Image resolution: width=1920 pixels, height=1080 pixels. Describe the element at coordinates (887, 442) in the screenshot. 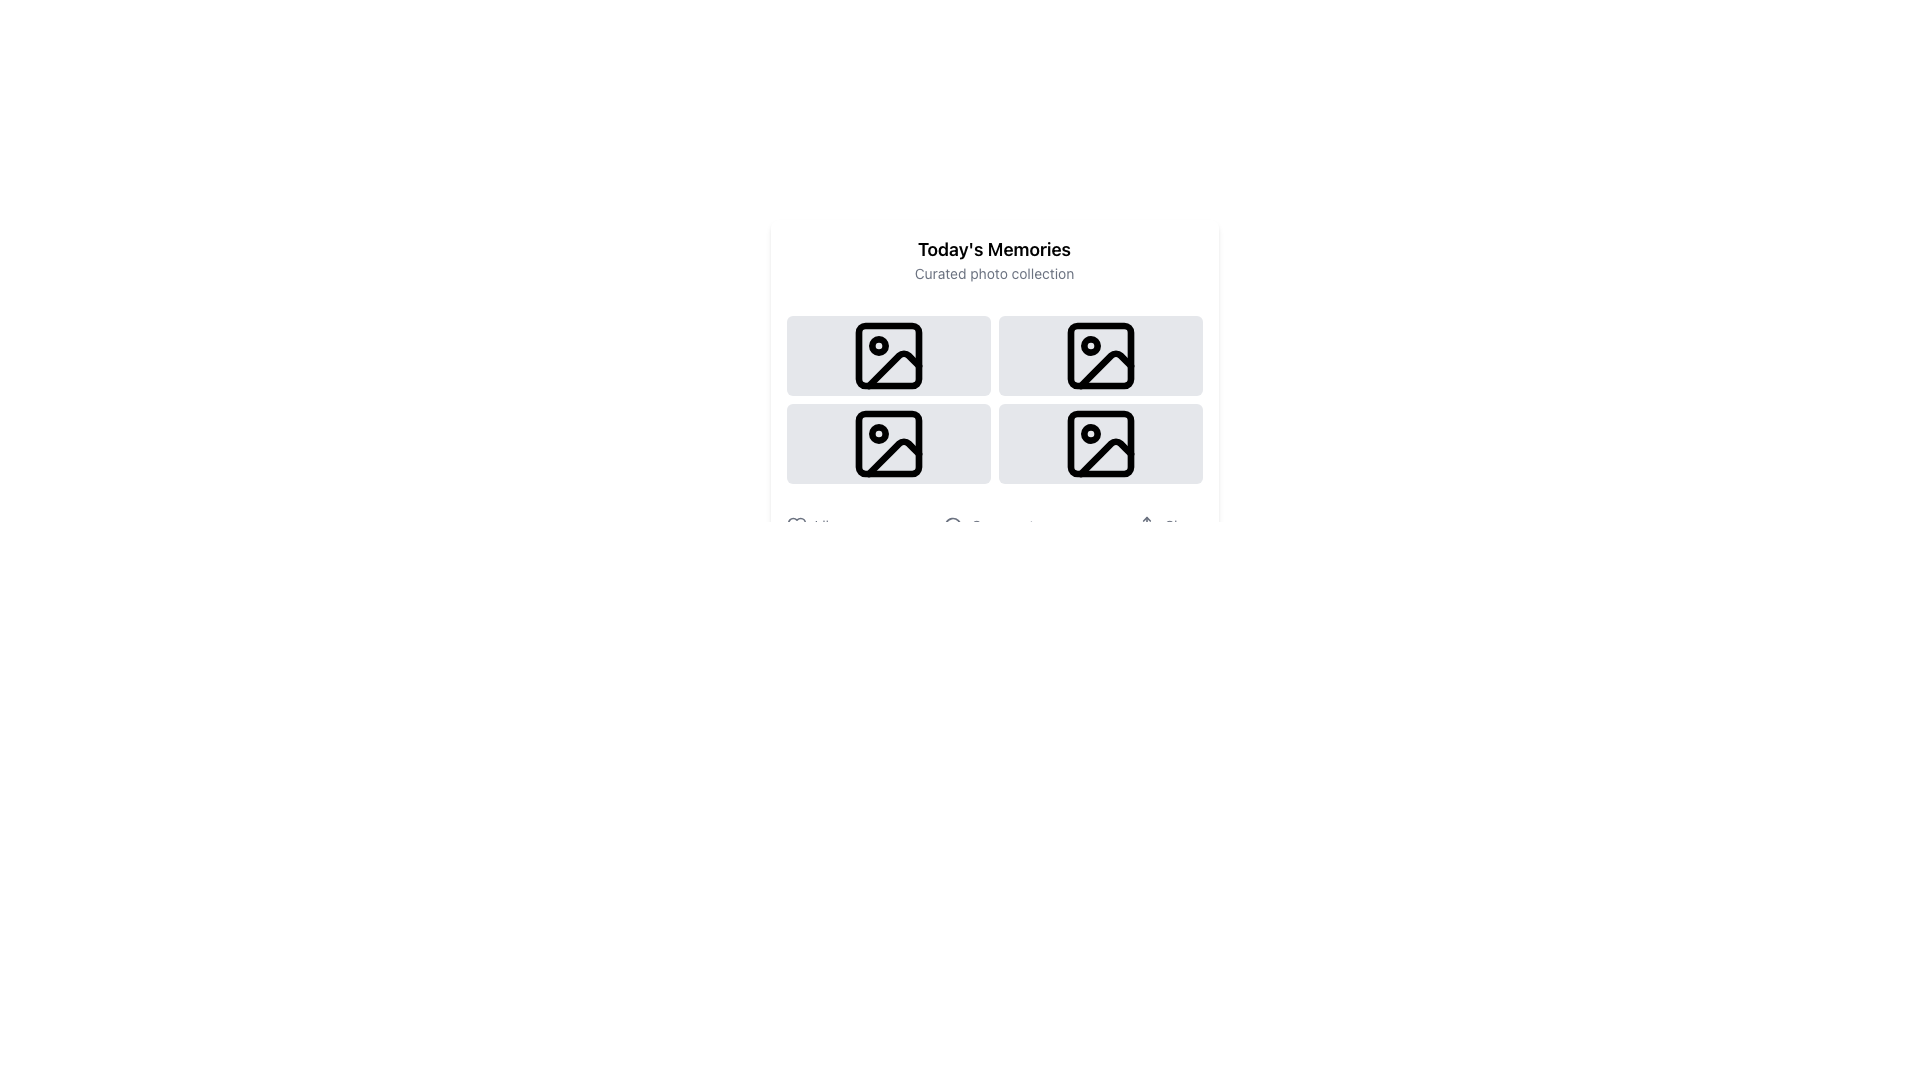

I see `outer rectangle of the SVG icon representing 'Today's Memories' located in the bottom-left quadrant of a 2x2 grid layout` at that location.